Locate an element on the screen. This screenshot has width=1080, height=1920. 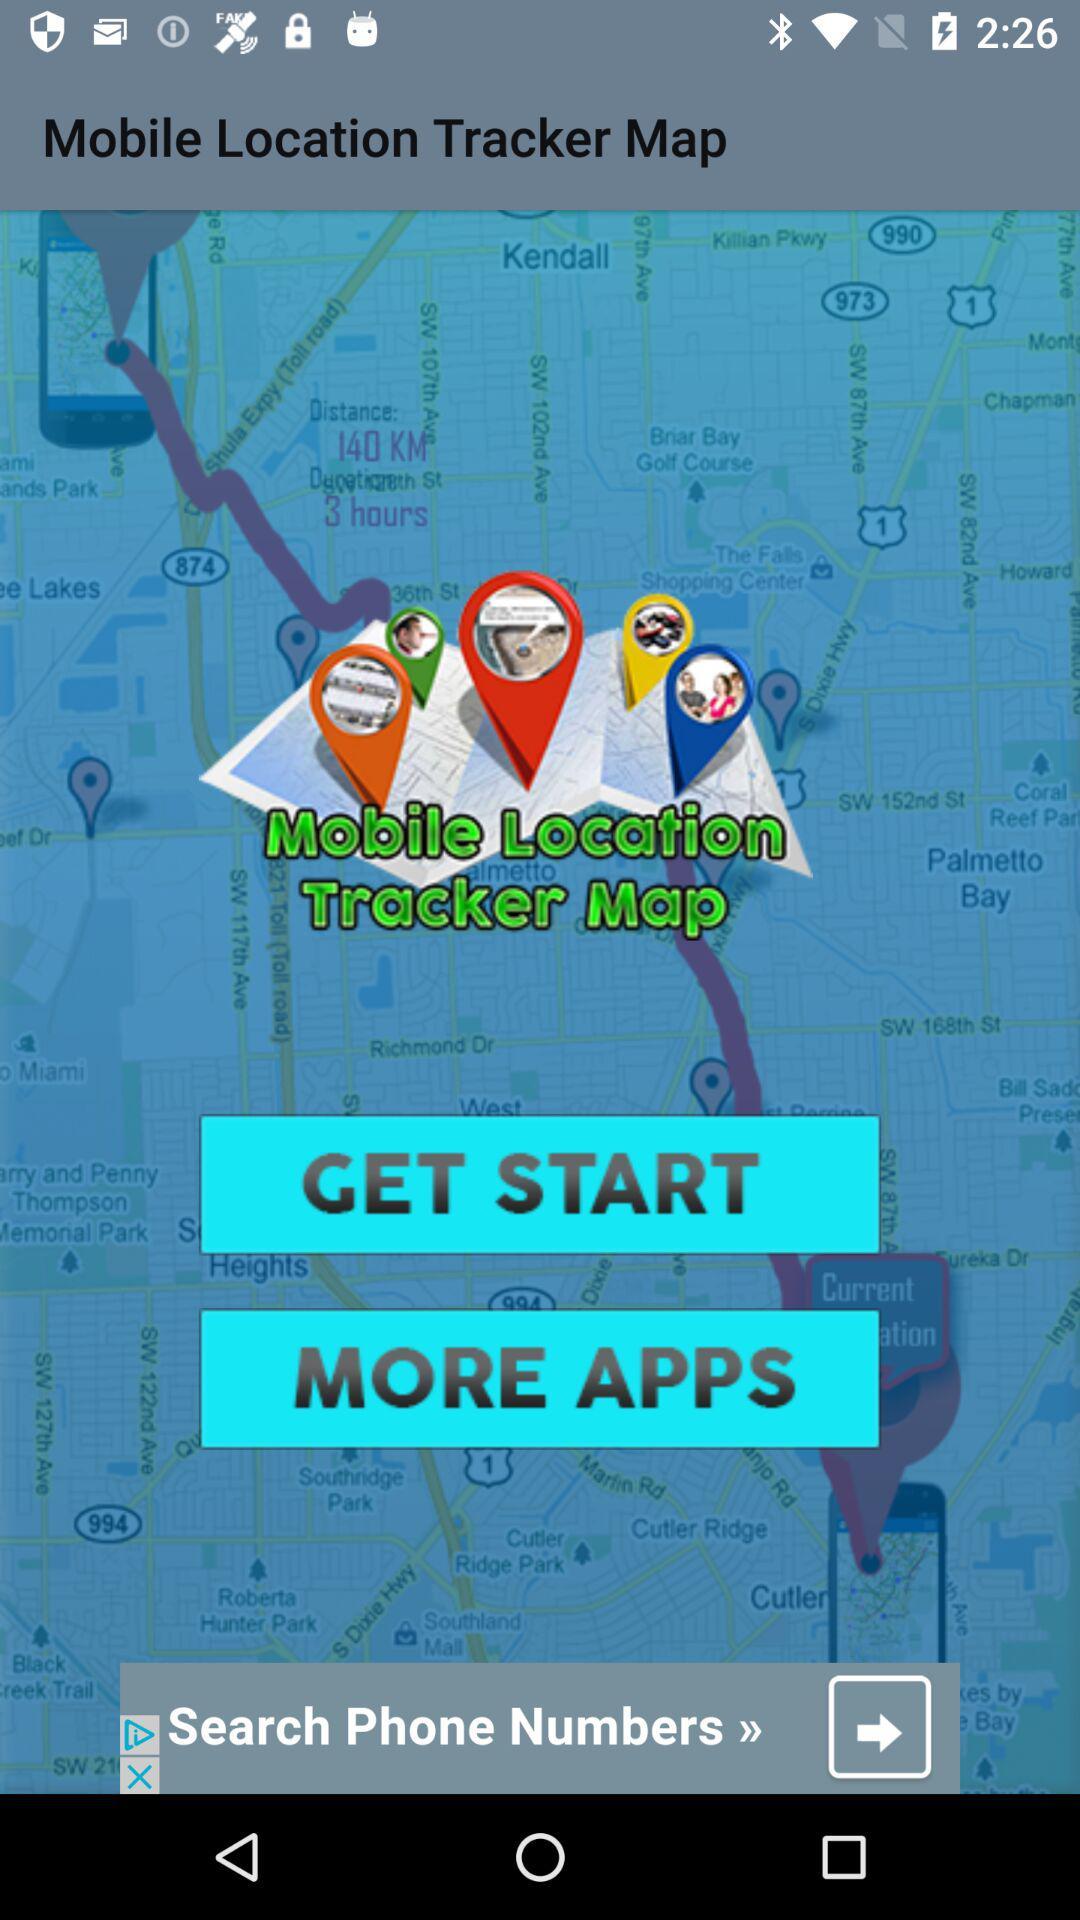
advert banner is located at coordinates (540, 1727).